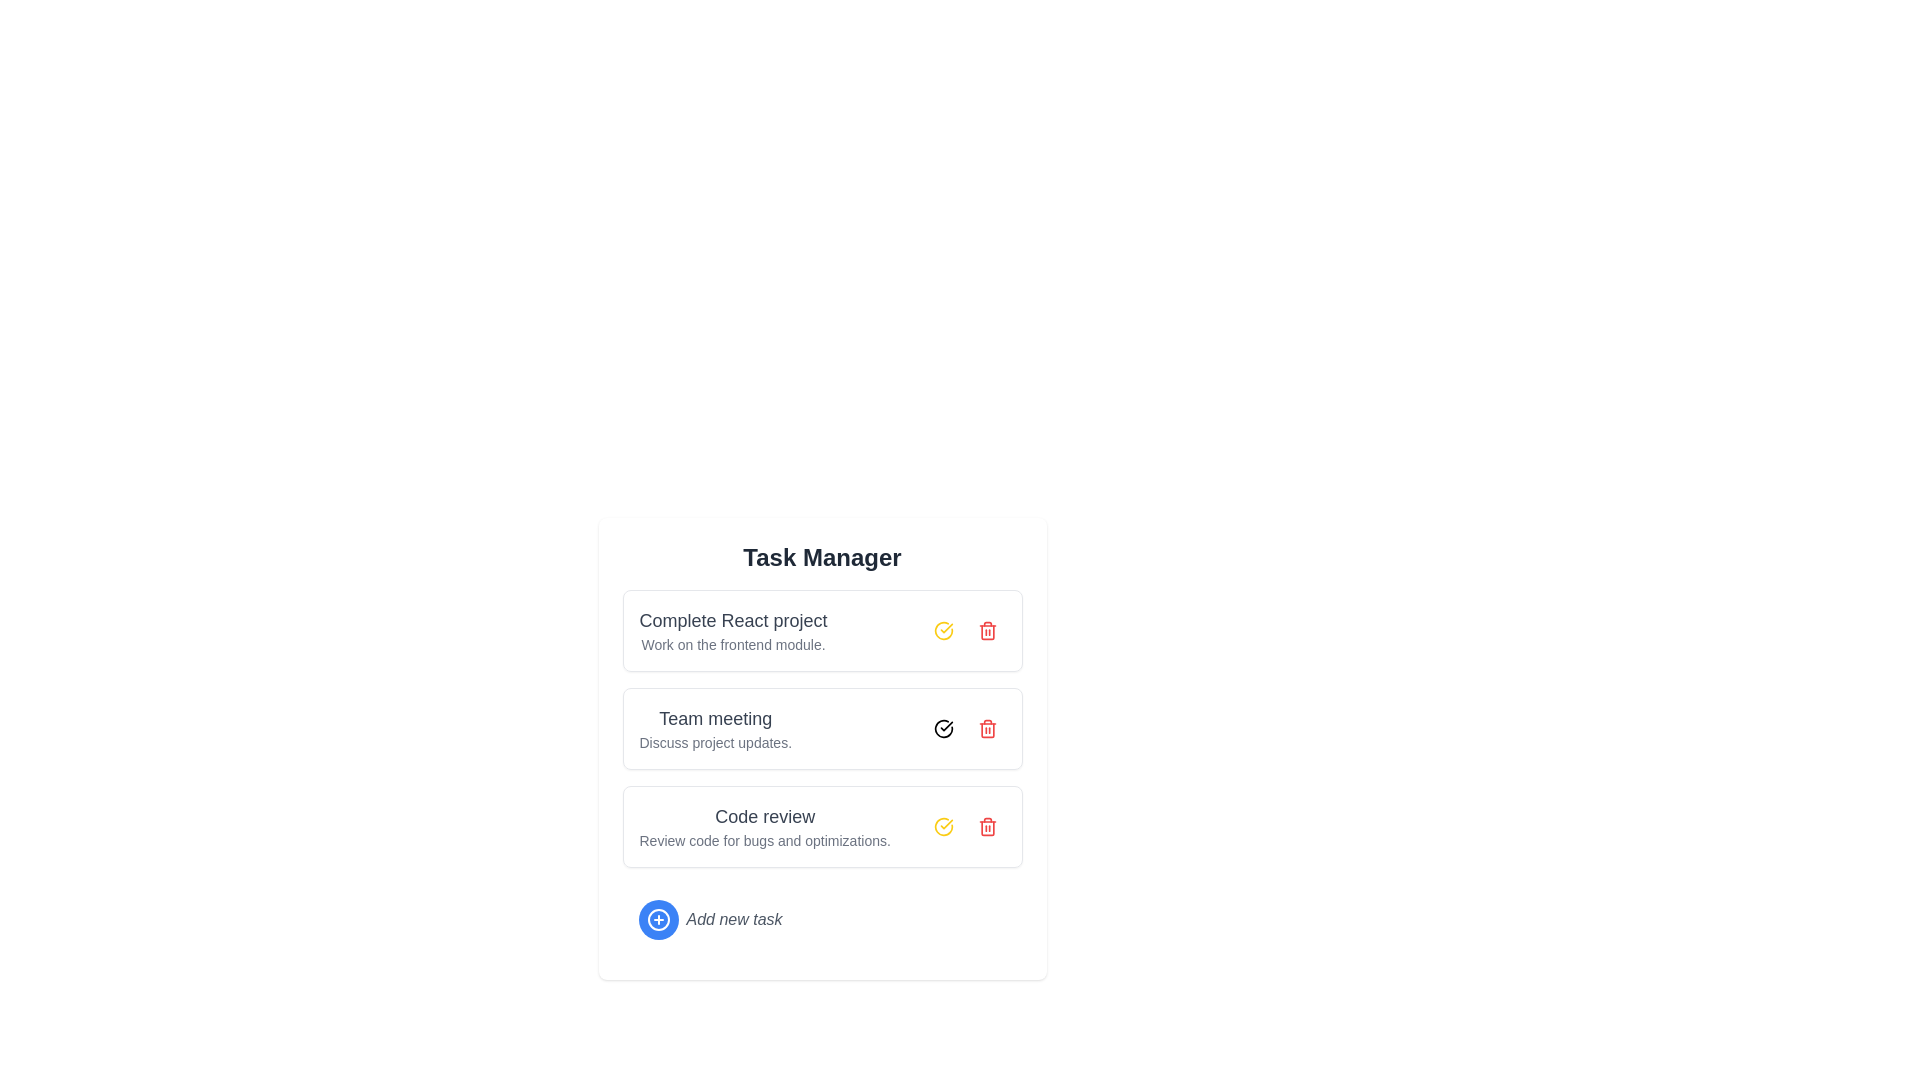 The width and height of the screenshot is (1920, 1080). I want to click on the delete button located to the immediate right of the yellow check-mark icon in the first task of the task list, so click(987, 631).